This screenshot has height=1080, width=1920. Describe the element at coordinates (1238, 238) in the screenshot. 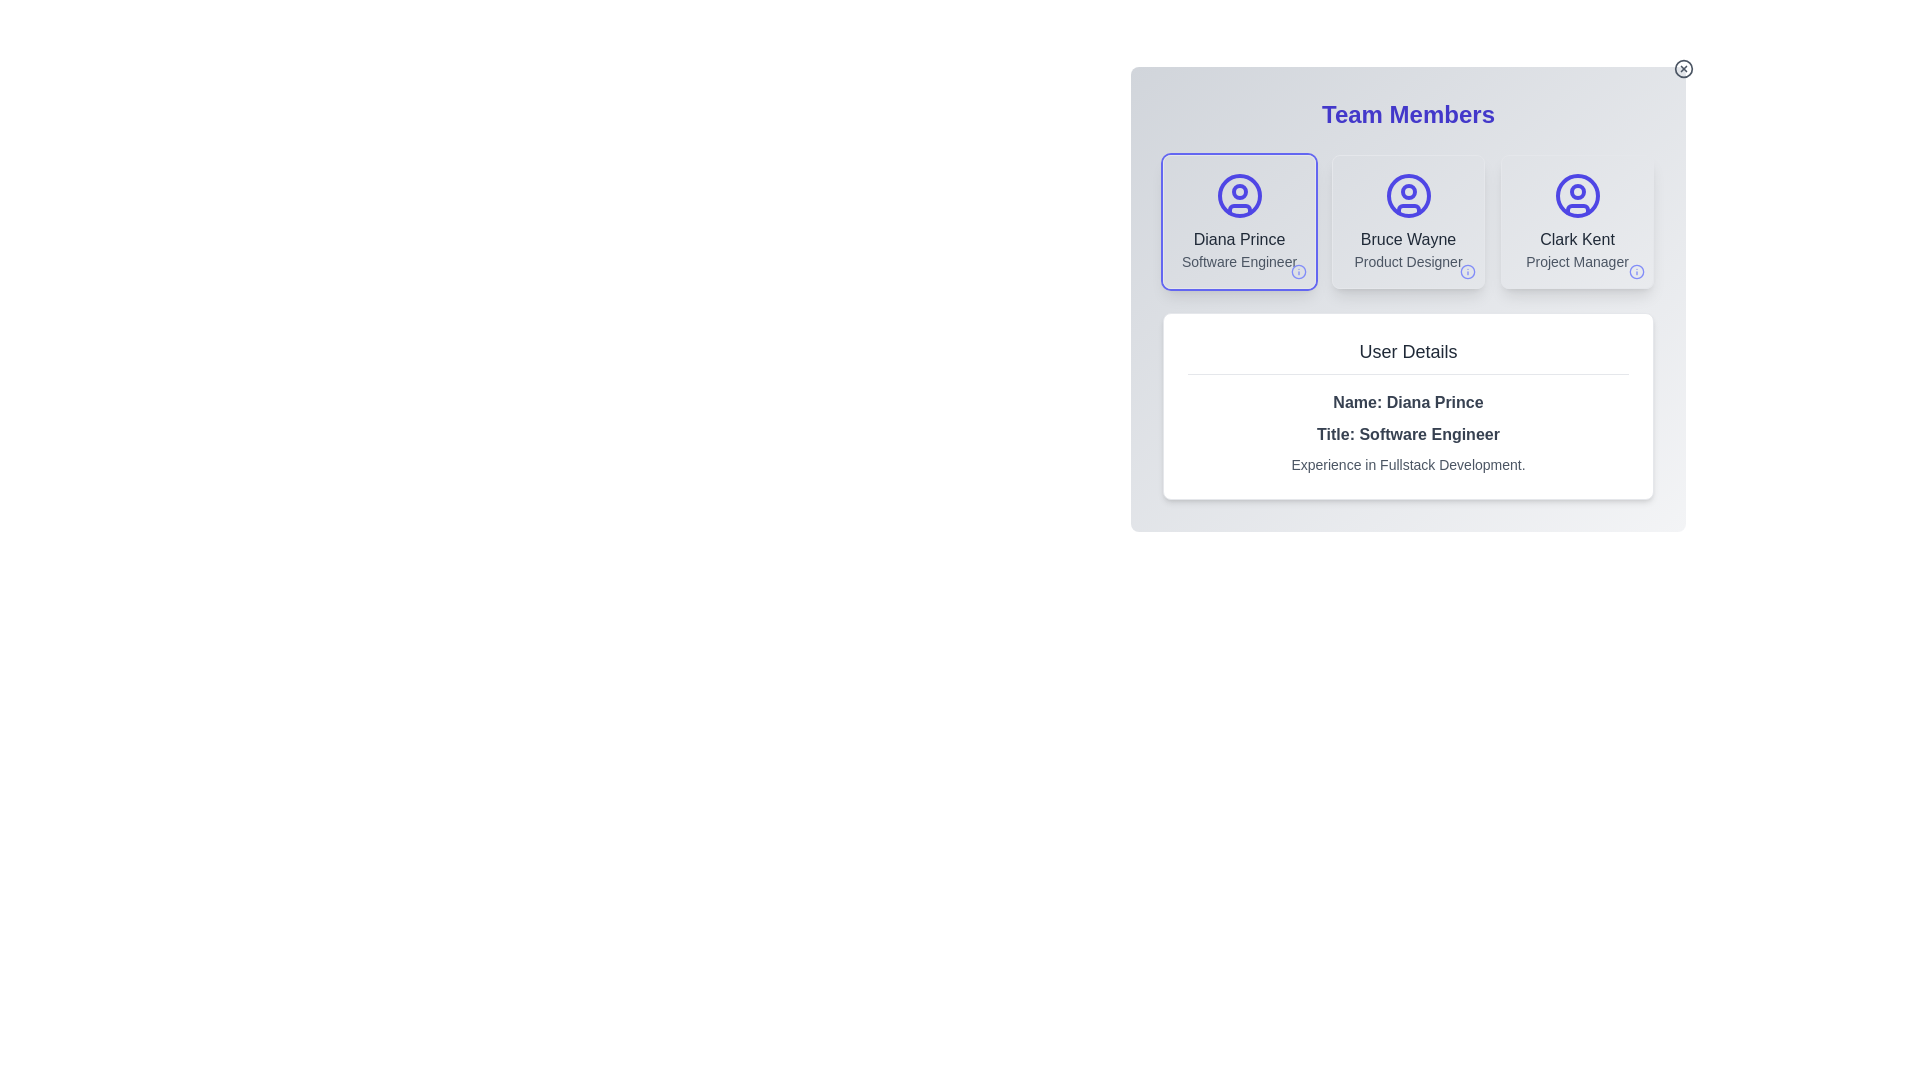

I see `the Text Label displaying 'Diana Prince' which is bold and located in the top-left card of the 'Team Members' section` at that location.